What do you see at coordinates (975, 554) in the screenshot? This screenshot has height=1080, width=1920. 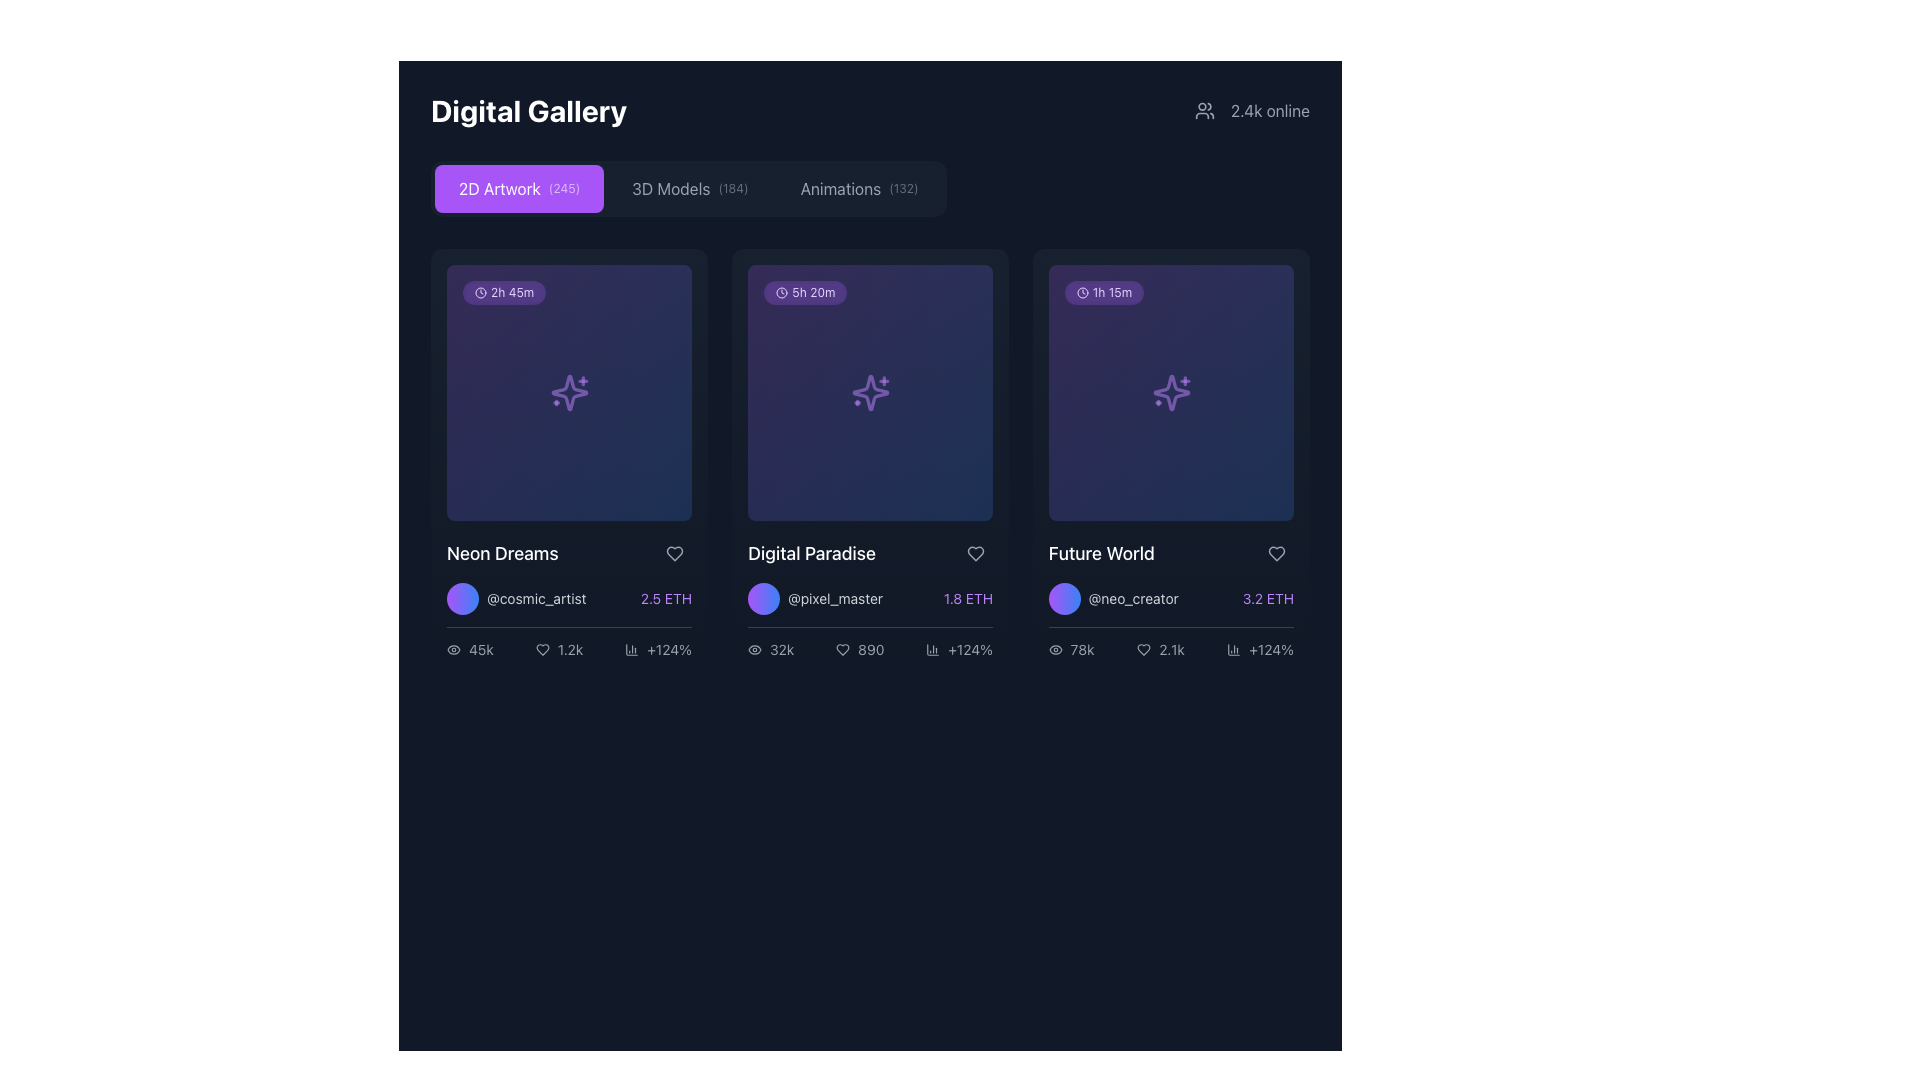 I see `the heart-shaped icon outlined in white at the bottom-right corner of the 'Digital Paradise' card to like the item` at bounding box center [975, 554].